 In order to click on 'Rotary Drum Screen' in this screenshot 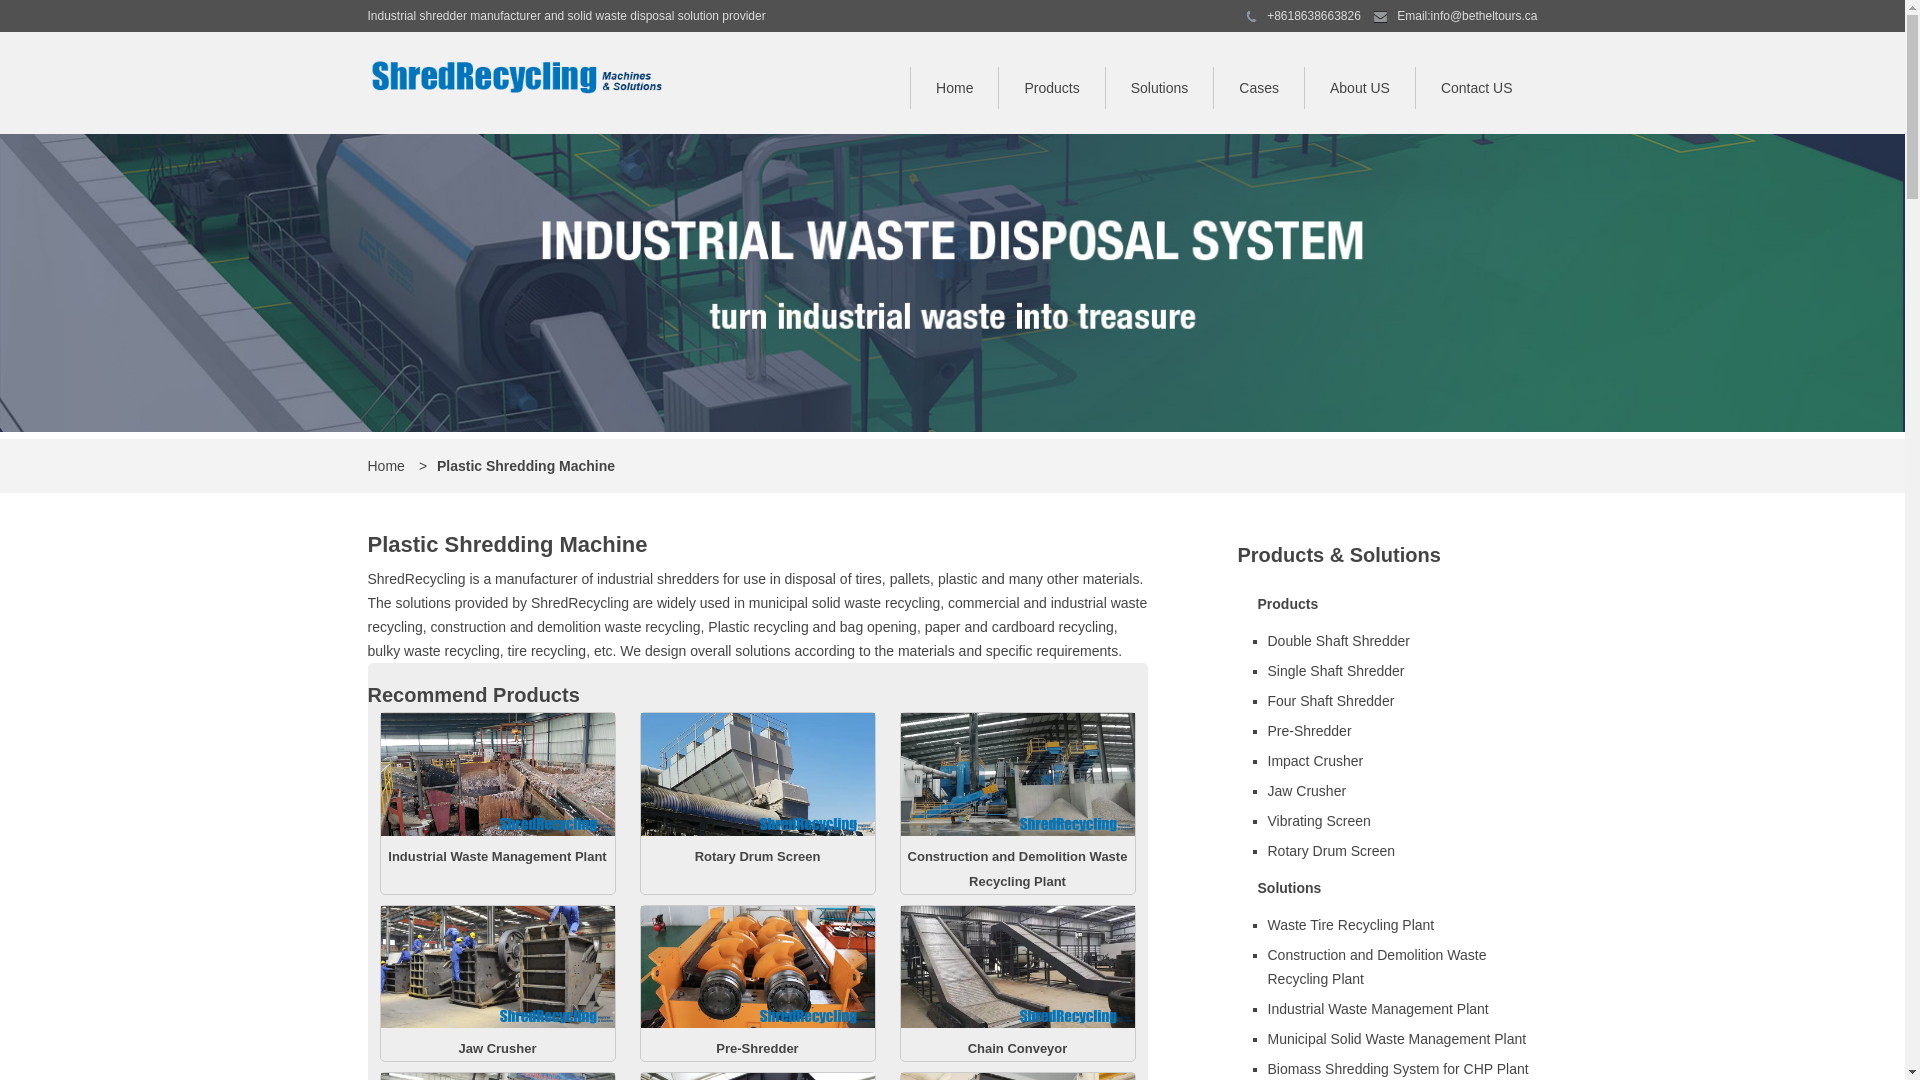, I will do `click(756, 831)`.